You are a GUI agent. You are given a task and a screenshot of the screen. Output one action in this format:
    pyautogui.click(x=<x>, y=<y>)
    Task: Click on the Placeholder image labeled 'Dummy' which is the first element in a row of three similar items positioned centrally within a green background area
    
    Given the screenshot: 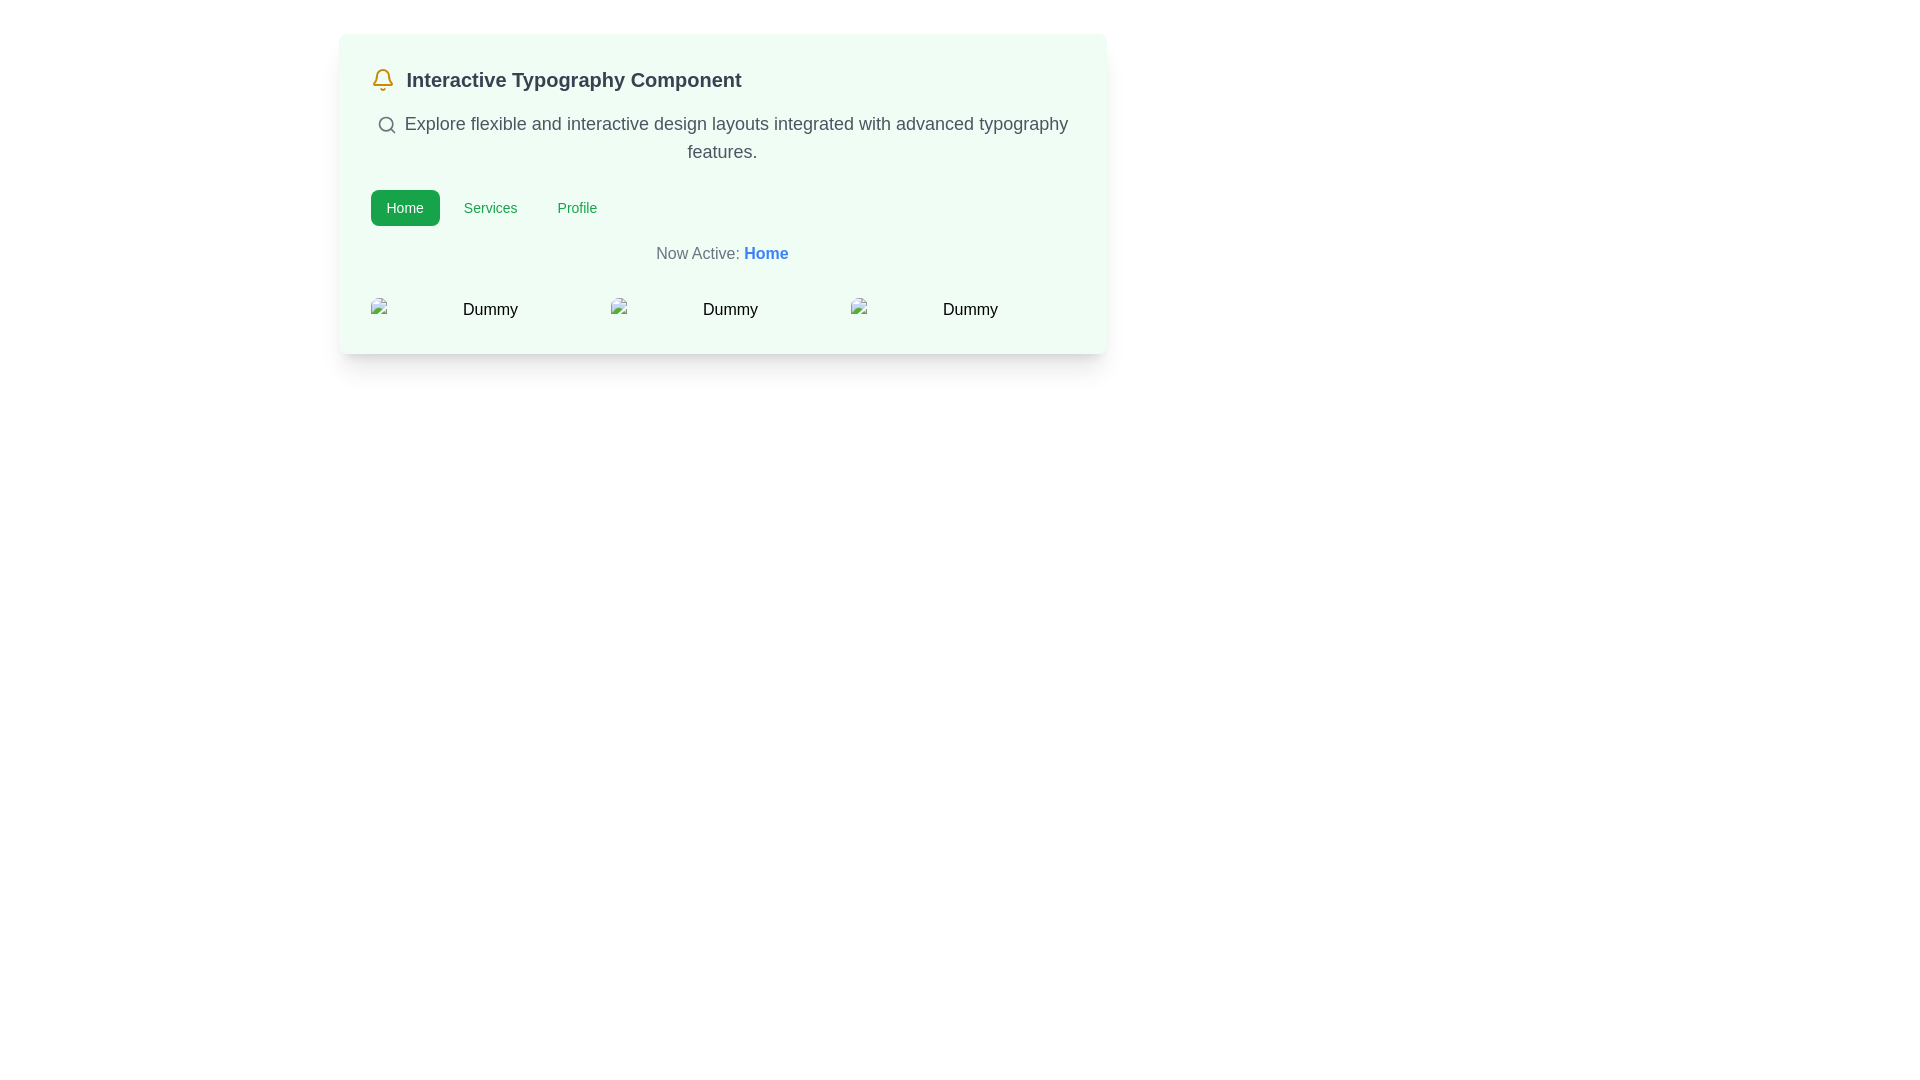 What is the action you would take?
    pyautogui.click(x=482, y=309)
    